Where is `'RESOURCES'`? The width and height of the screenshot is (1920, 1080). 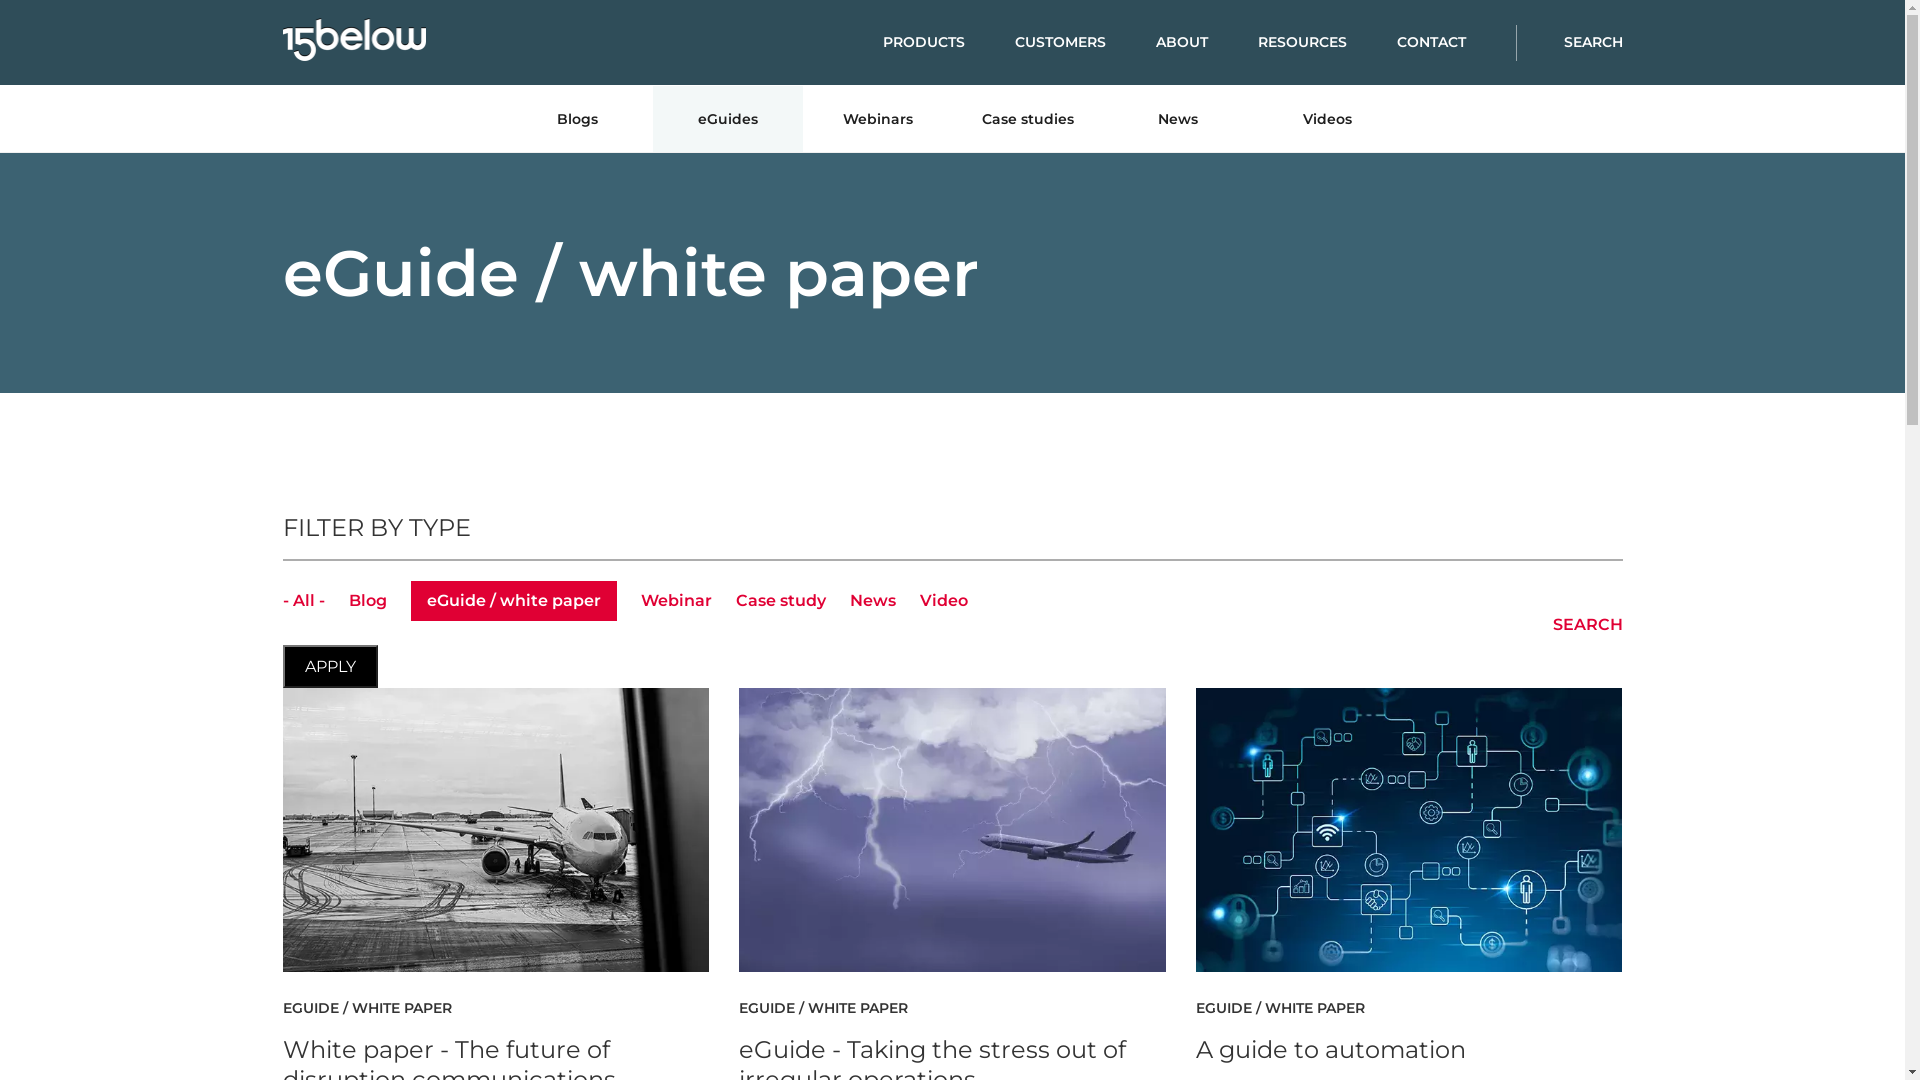 'RESOURCES' is located at coordinates (1327, 42).